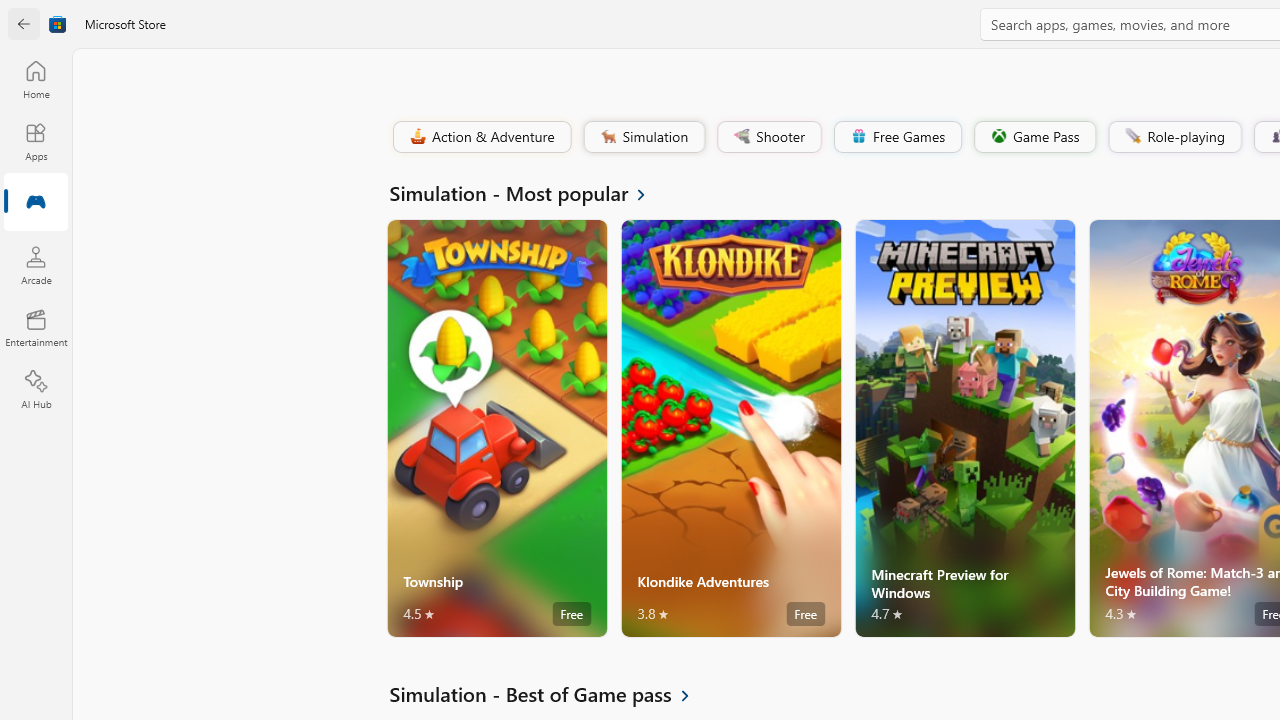 The width and height of the screenshot is (1280, 720). What do you see at coordinates (1175, 135) in the screenshot?
I see `'Role-playing'` at bounding box center [1175, 135].